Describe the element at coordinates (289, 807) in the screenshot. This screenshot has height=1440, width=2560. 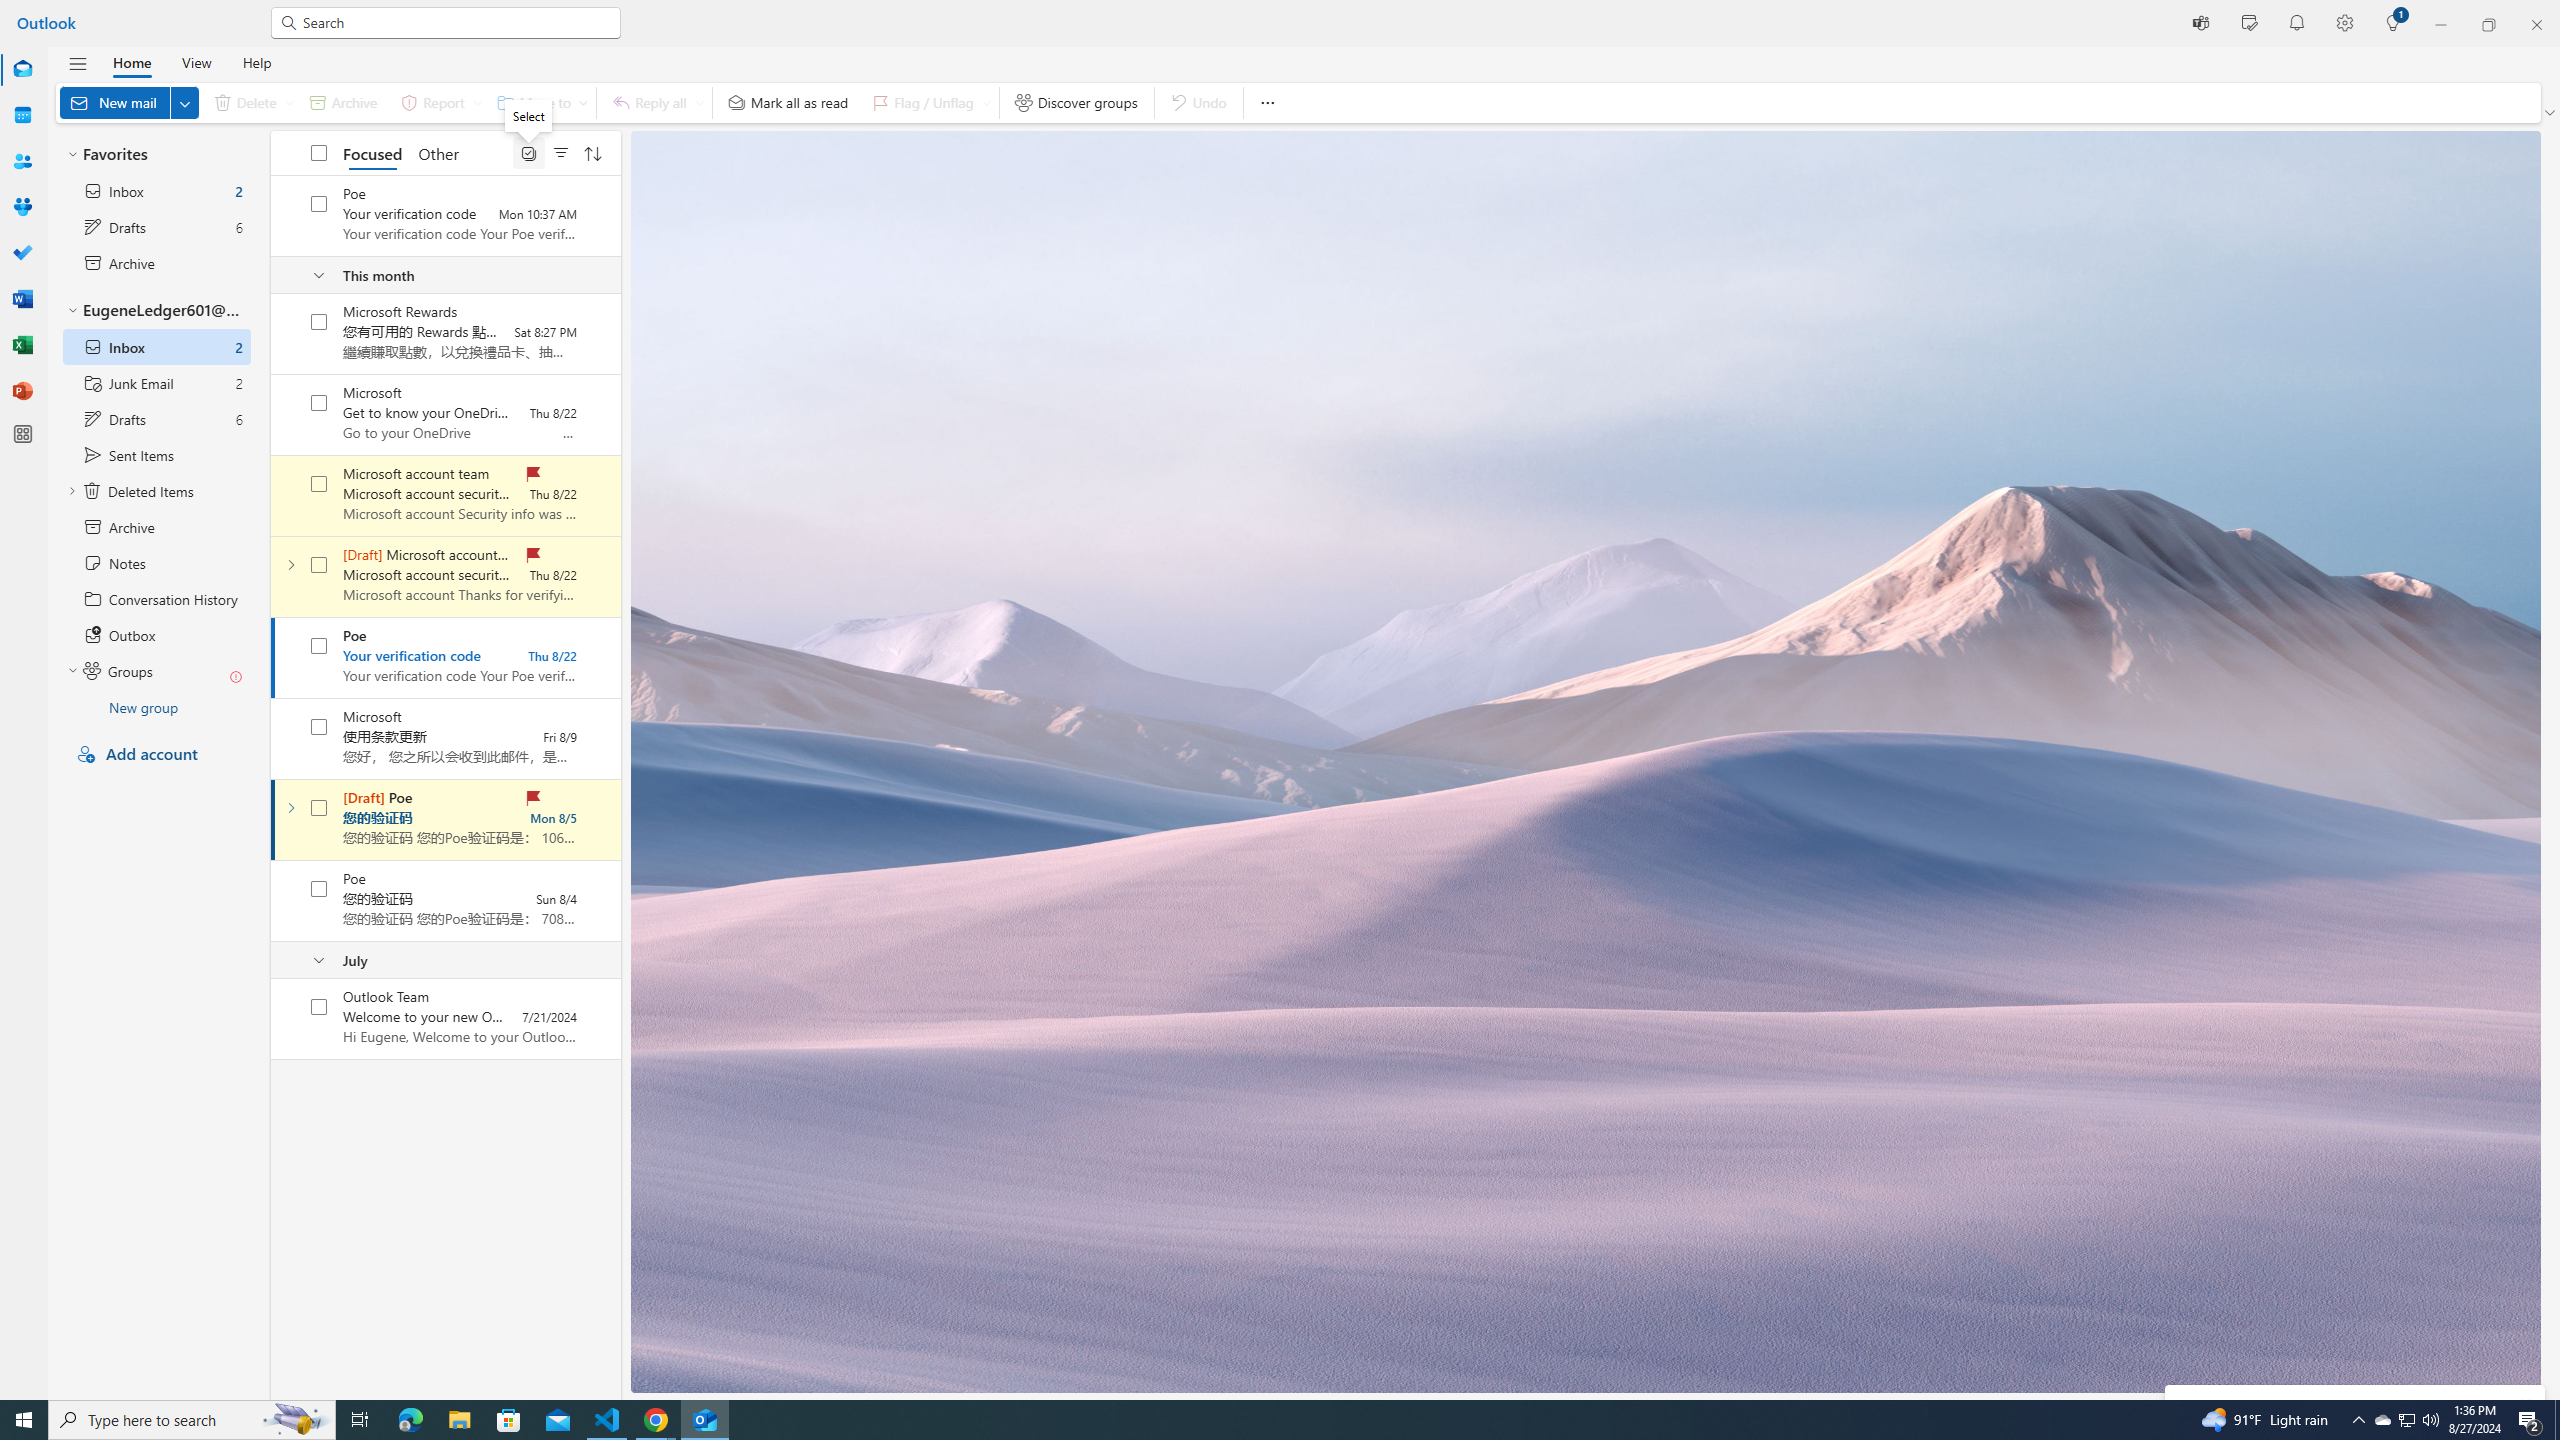
I see `'Expand conversation'` at that location.